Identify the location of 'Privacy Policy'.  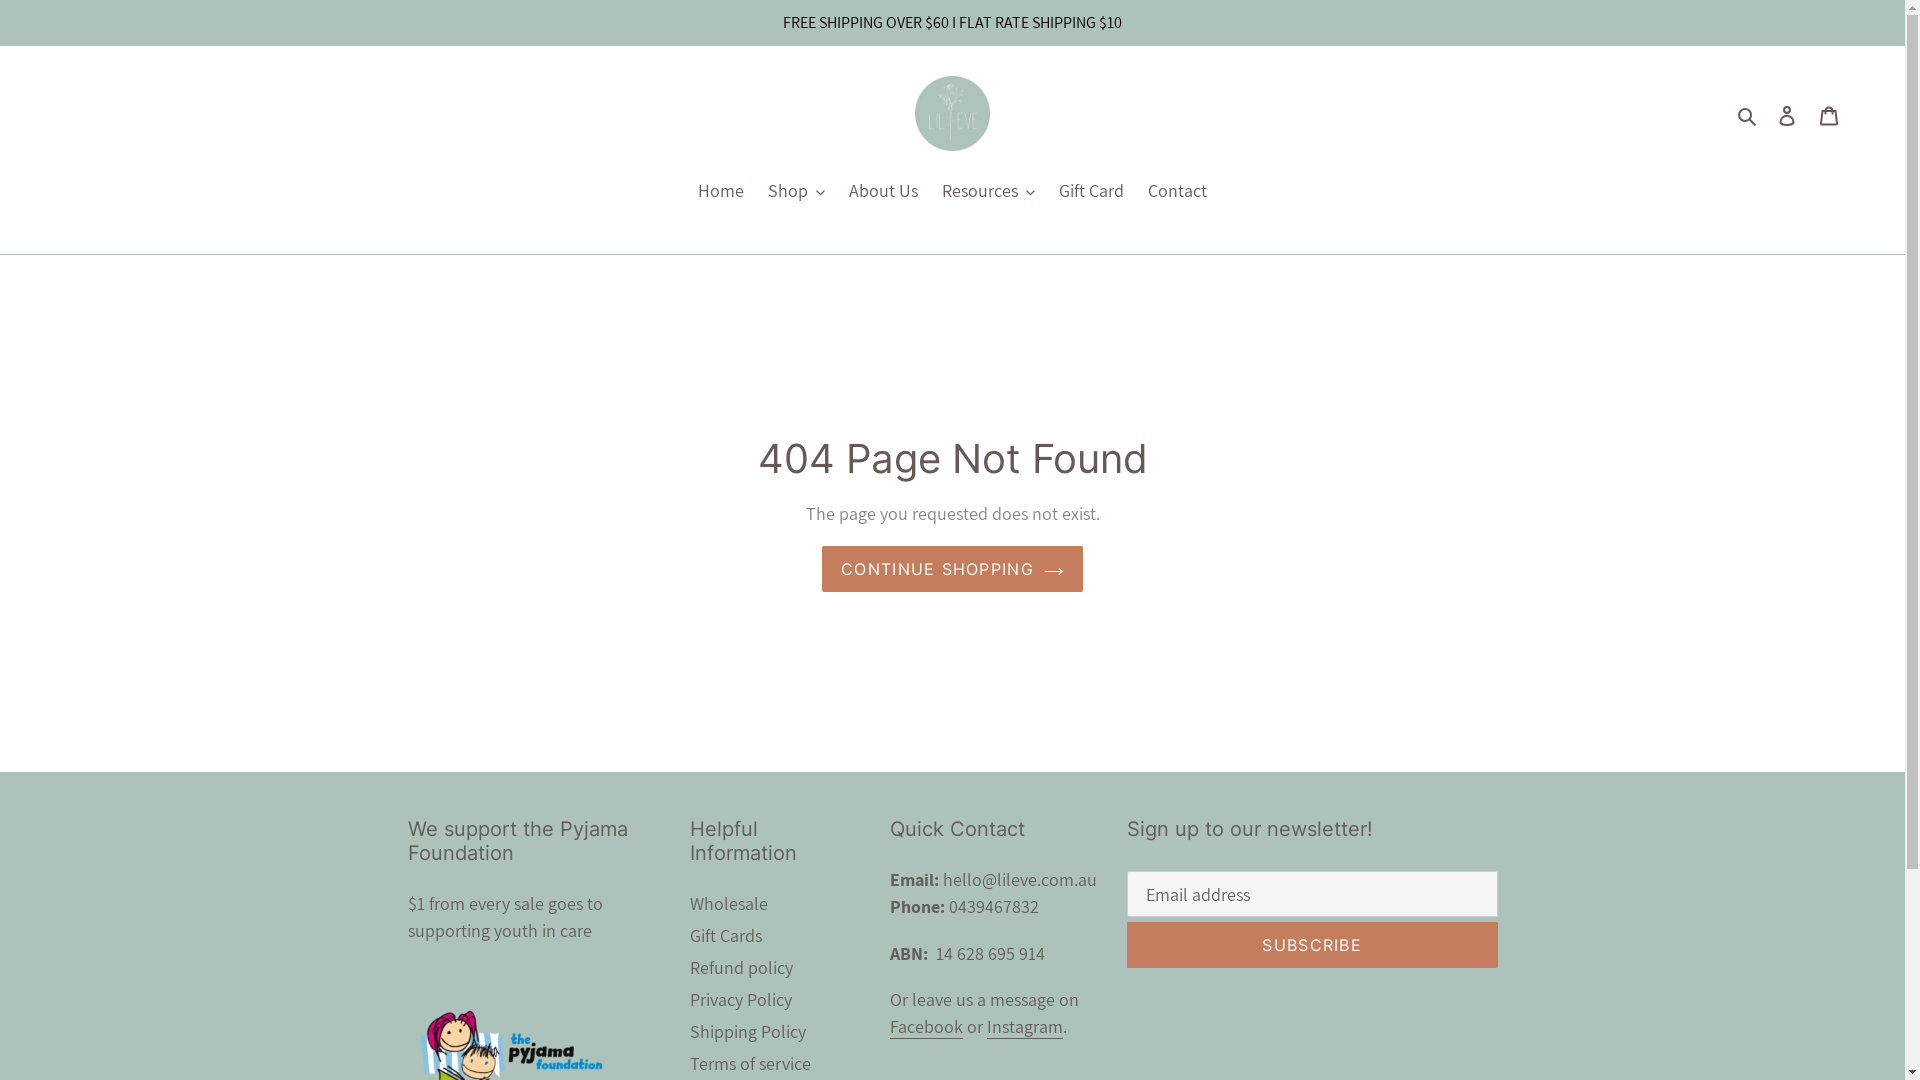
(739, 999).